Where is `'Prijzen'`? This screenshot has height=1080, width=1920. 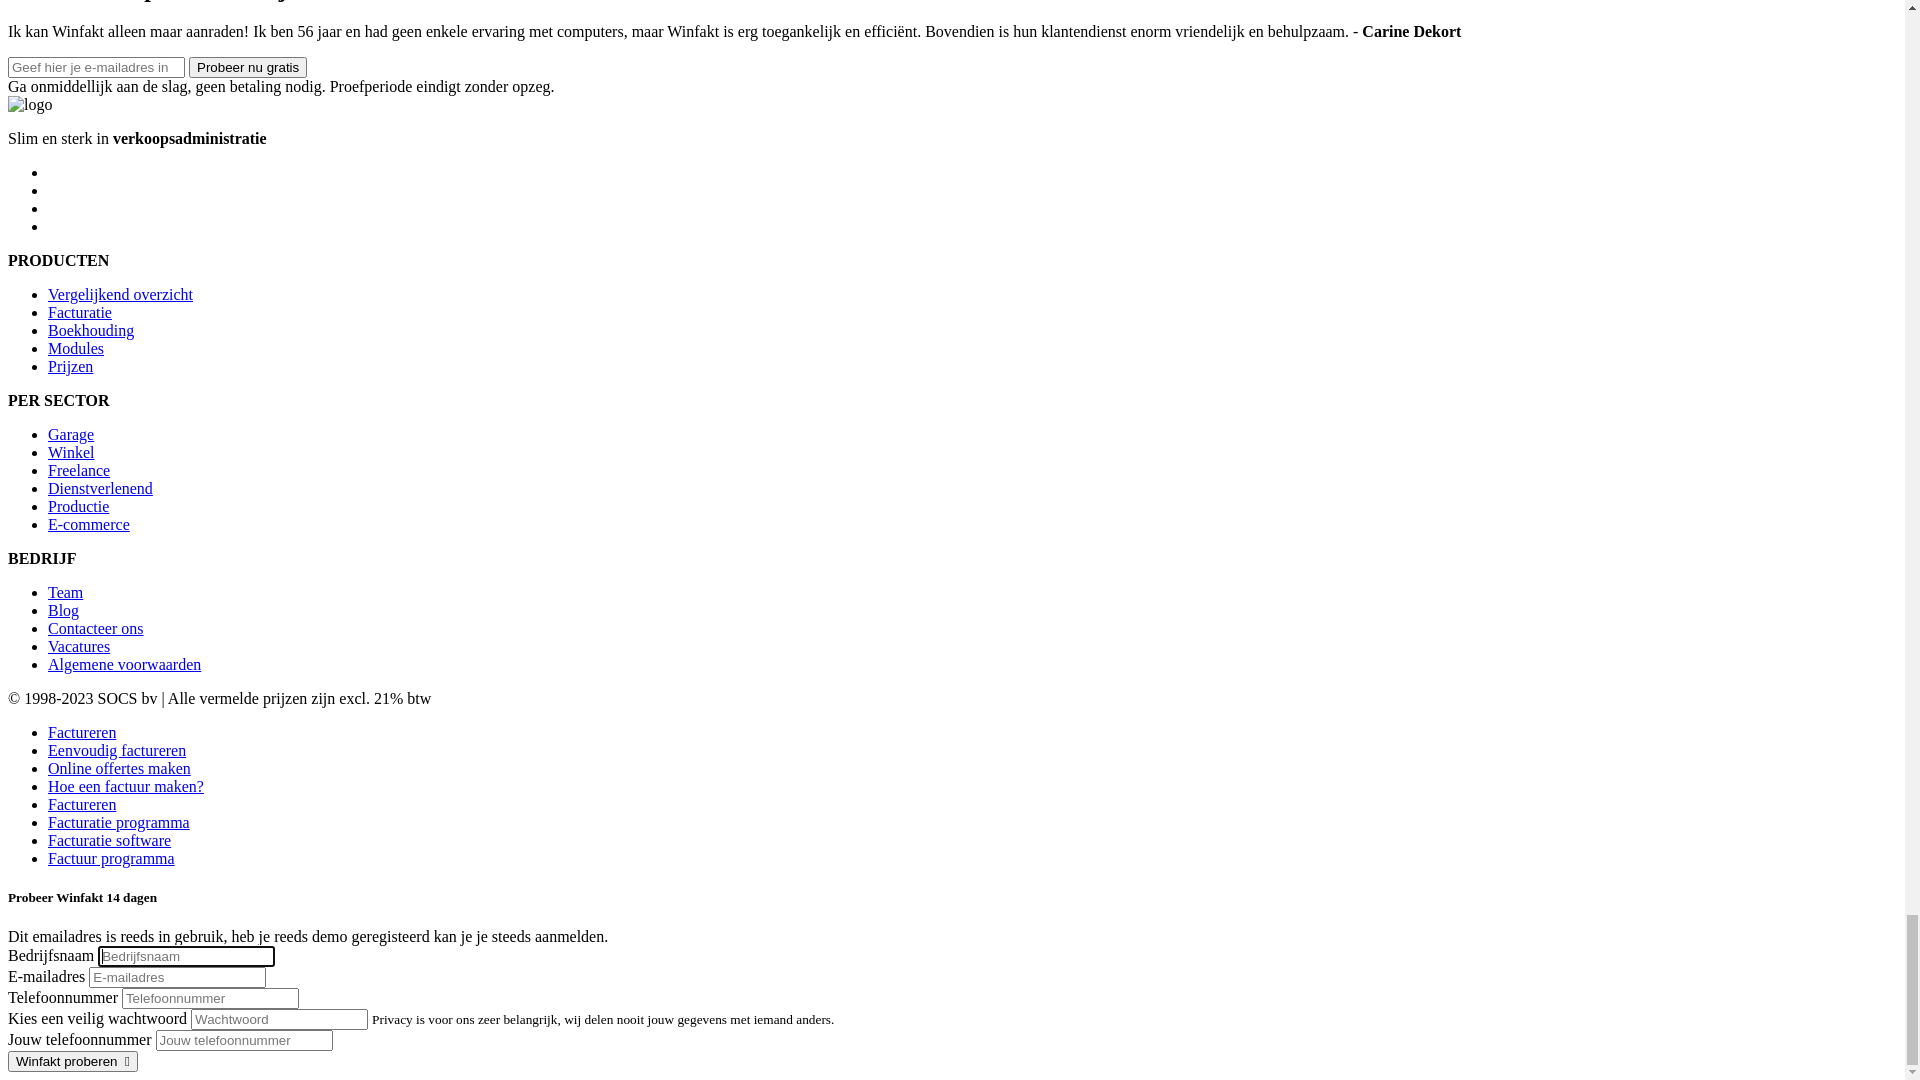 'Prijzen' is located at coordinates (70, 398).